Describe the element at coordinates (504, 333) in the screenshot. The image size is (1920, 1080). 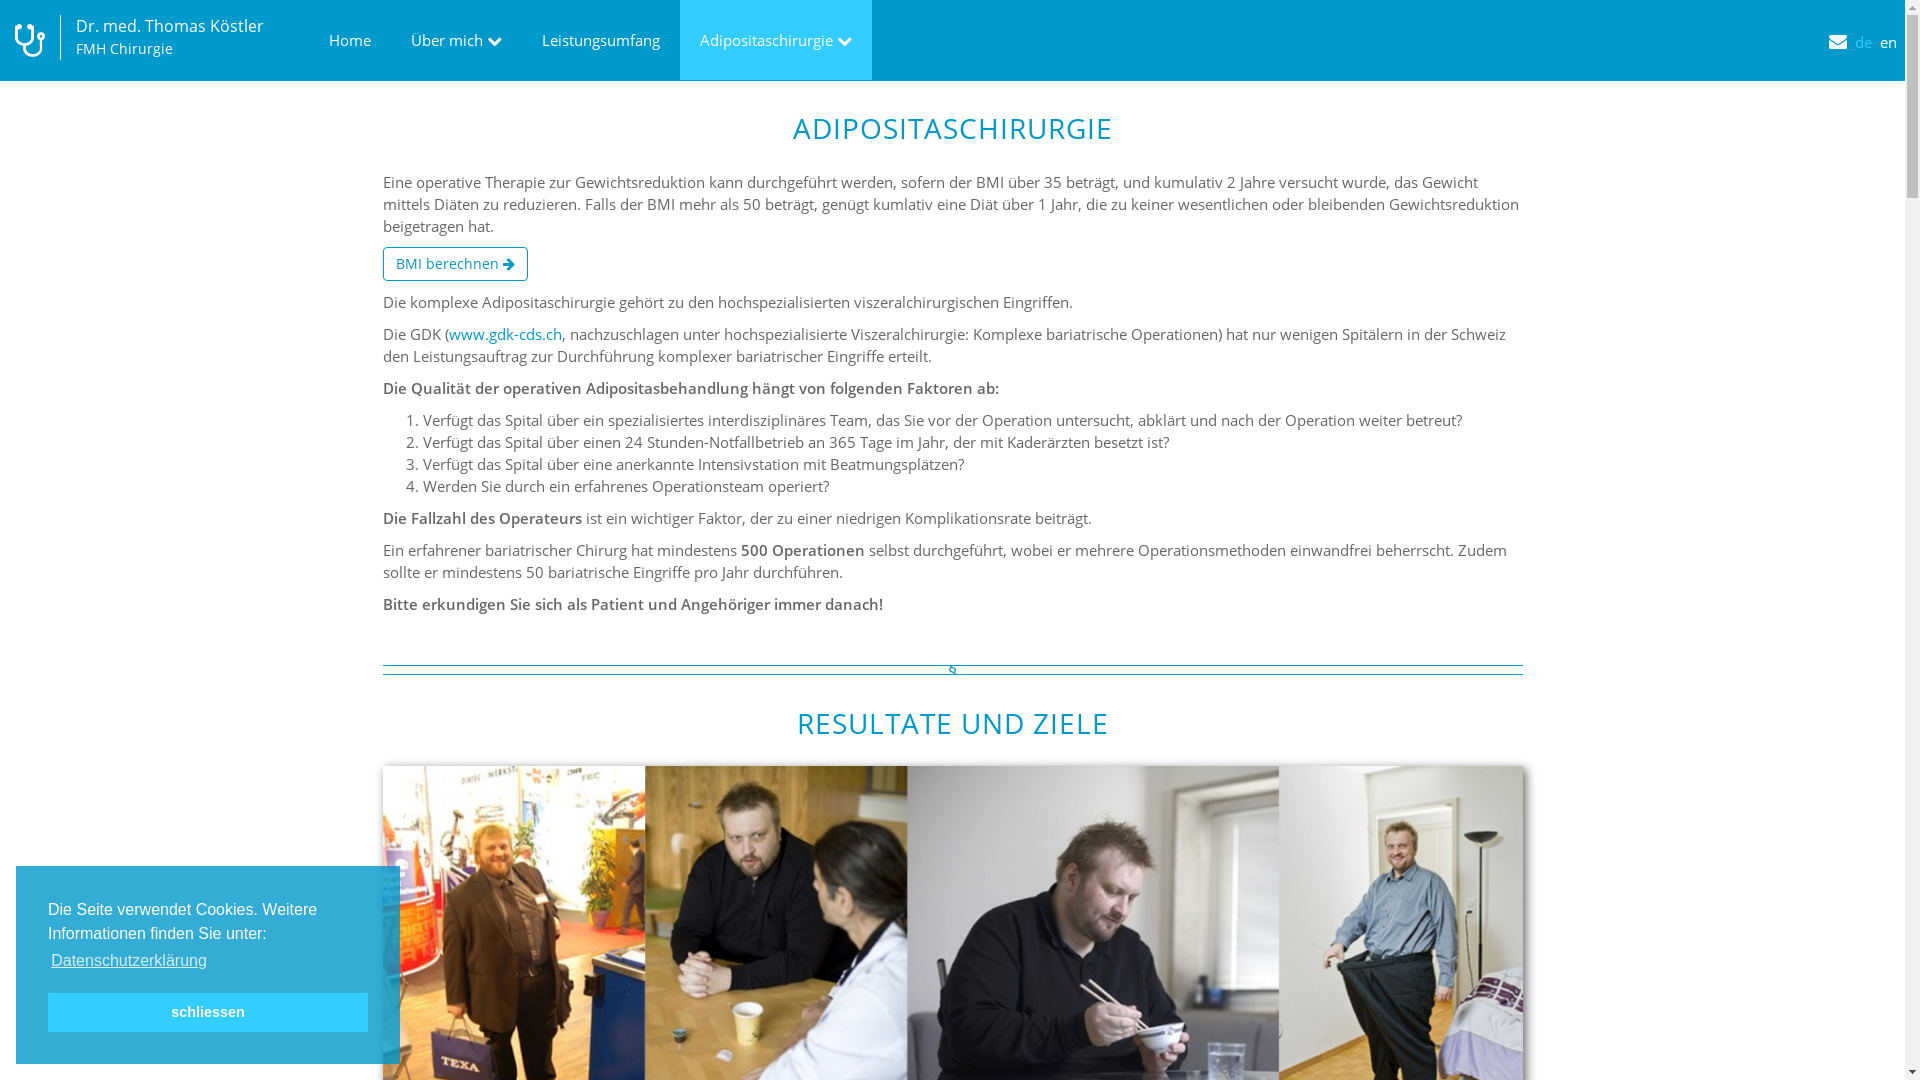
I see `'www.gdk-cds.ch'` at that location.